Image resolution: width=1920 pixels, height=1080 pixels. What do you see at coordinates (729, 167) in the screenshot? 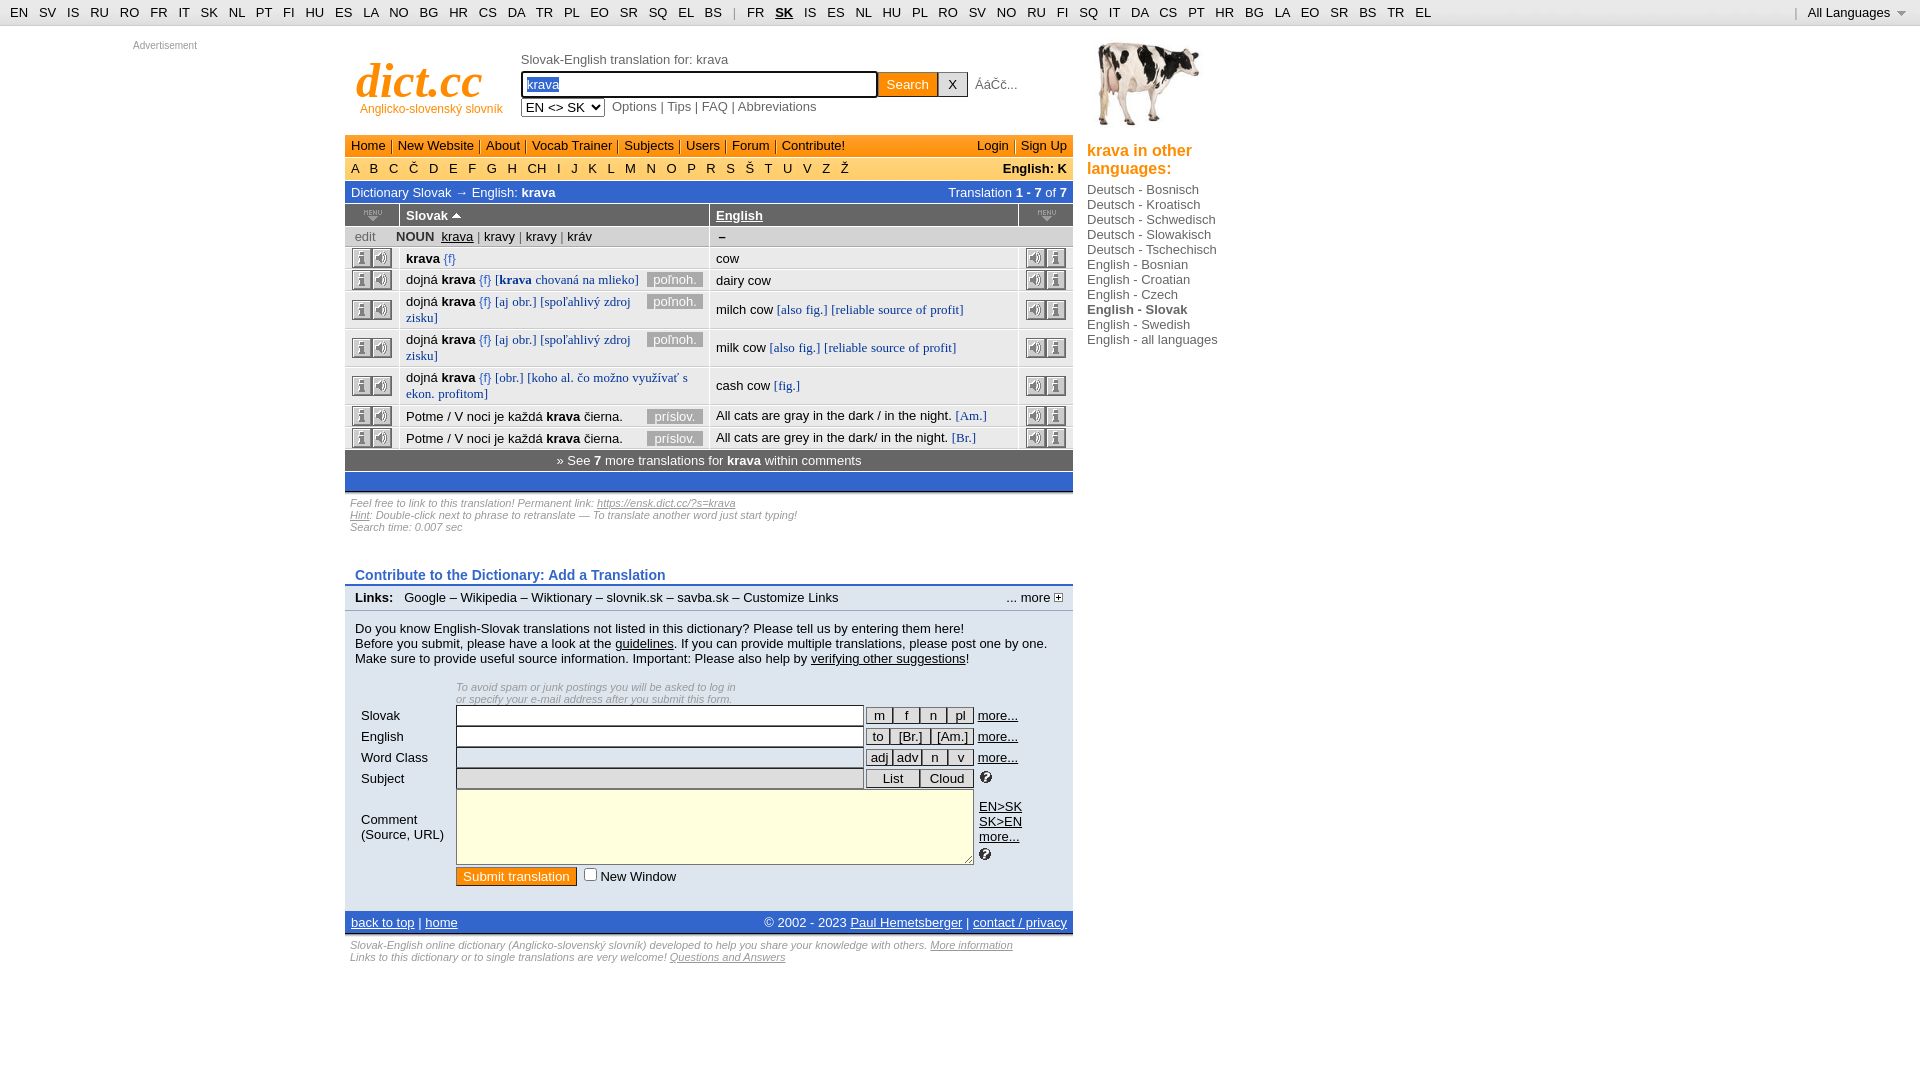
I see `'S'` at bounding box center [729, 167].